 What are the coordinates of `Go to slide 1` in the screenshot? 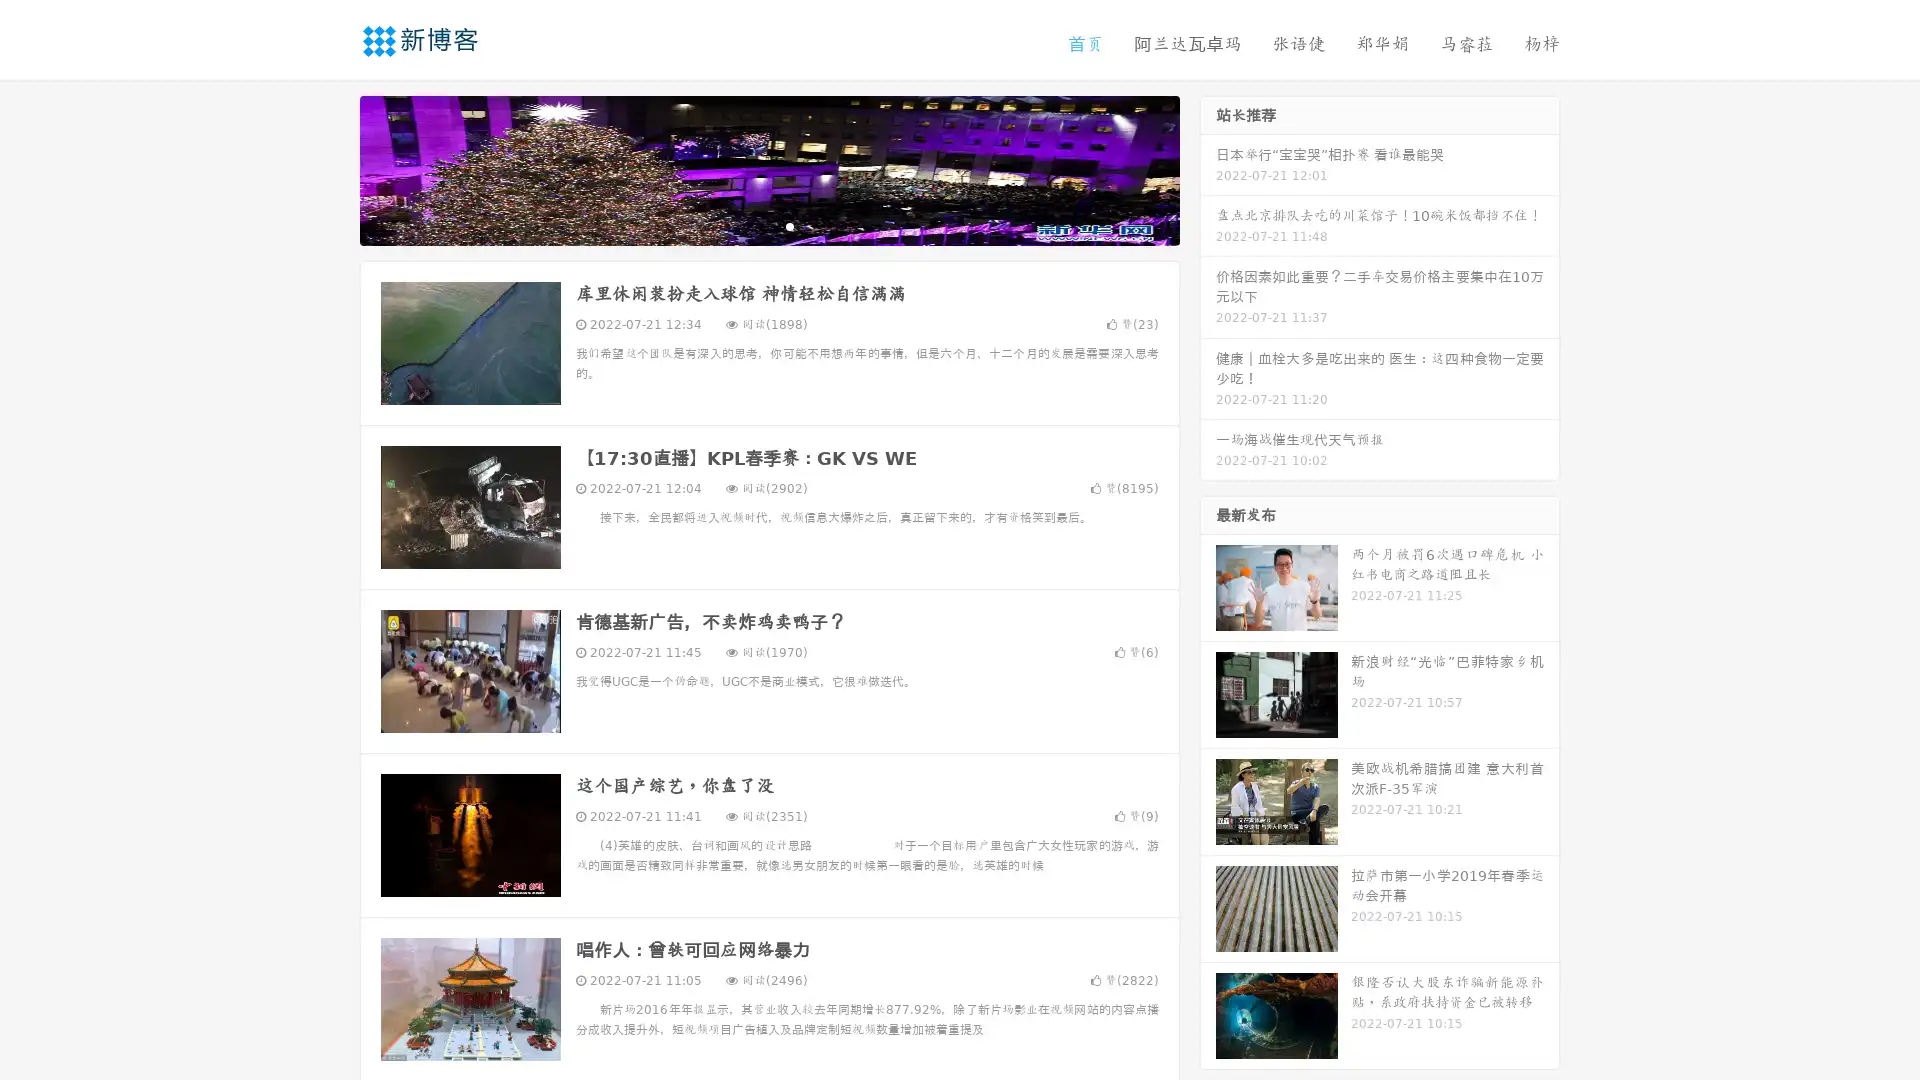 It's located at (748, 225).